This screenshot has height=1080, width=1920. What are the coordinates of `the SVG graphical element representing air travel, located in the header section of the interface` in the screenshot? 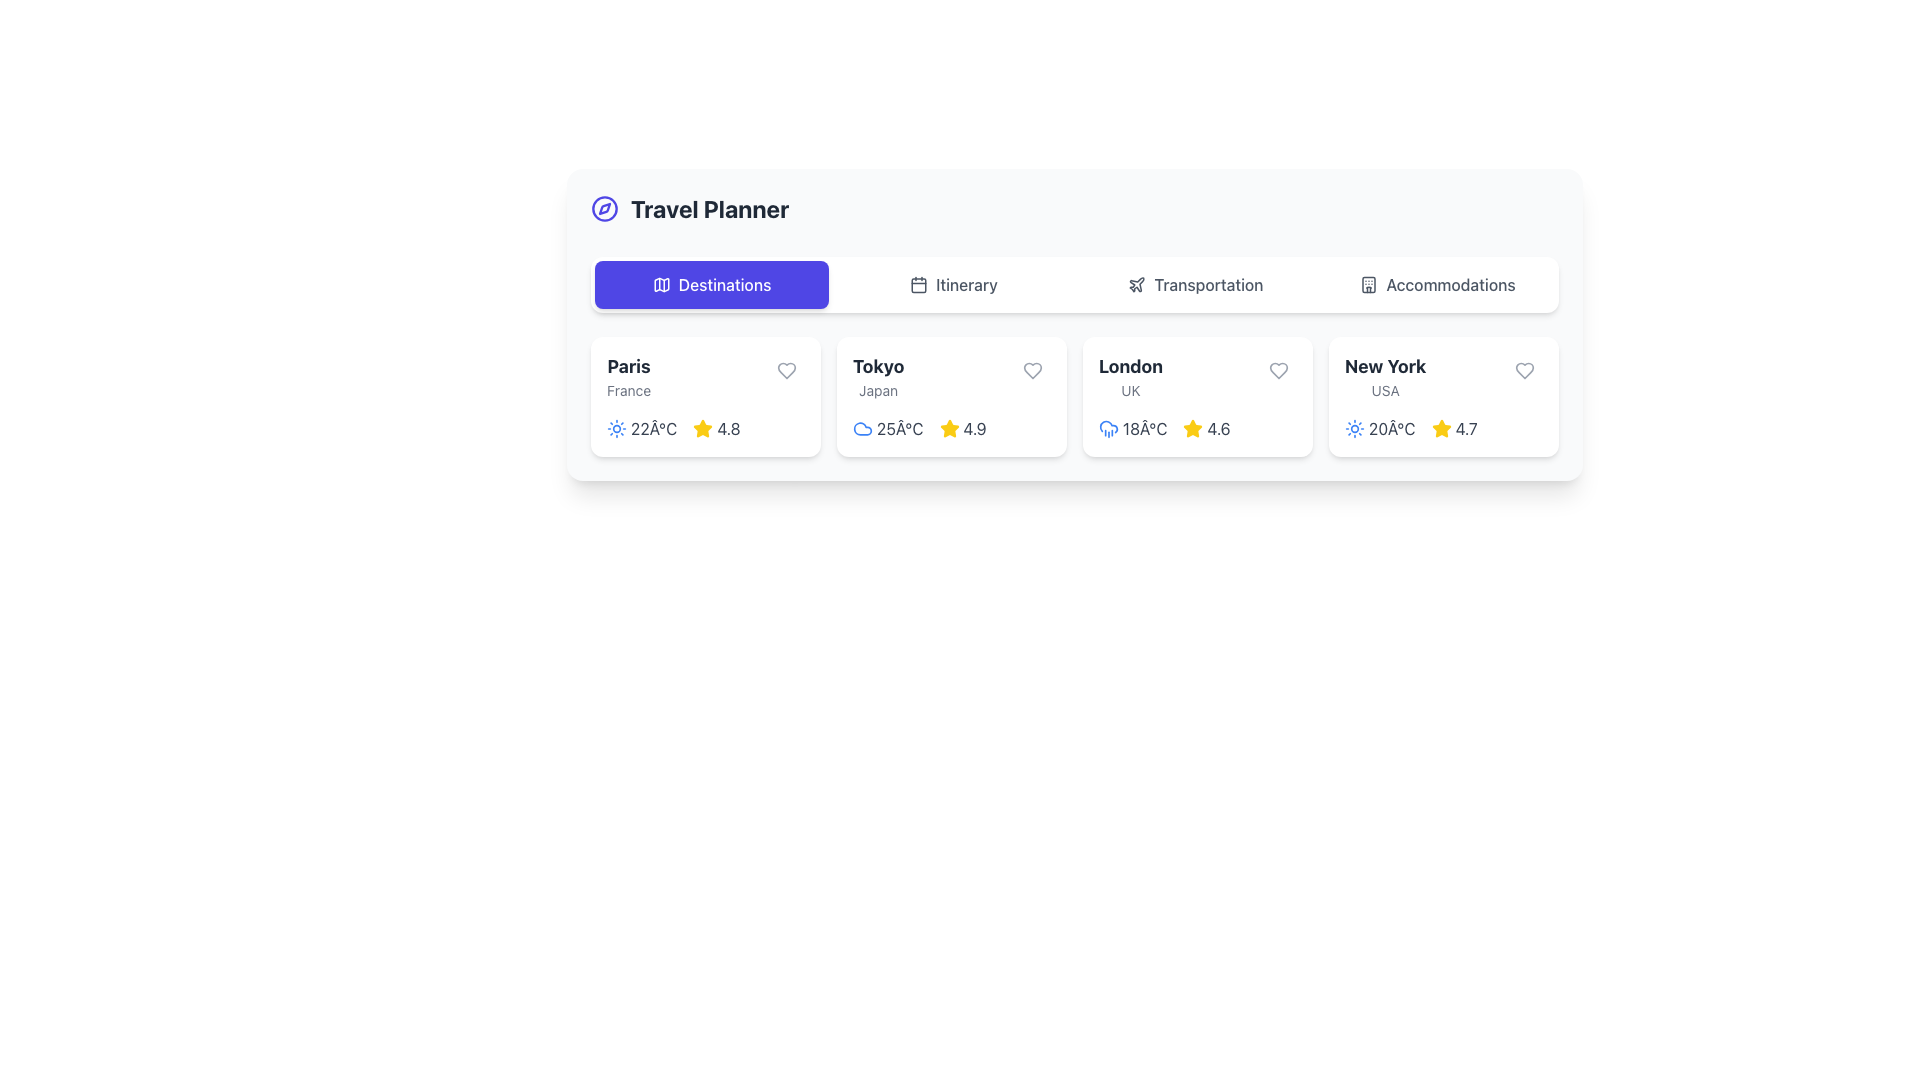 It's located at (1137, 284).